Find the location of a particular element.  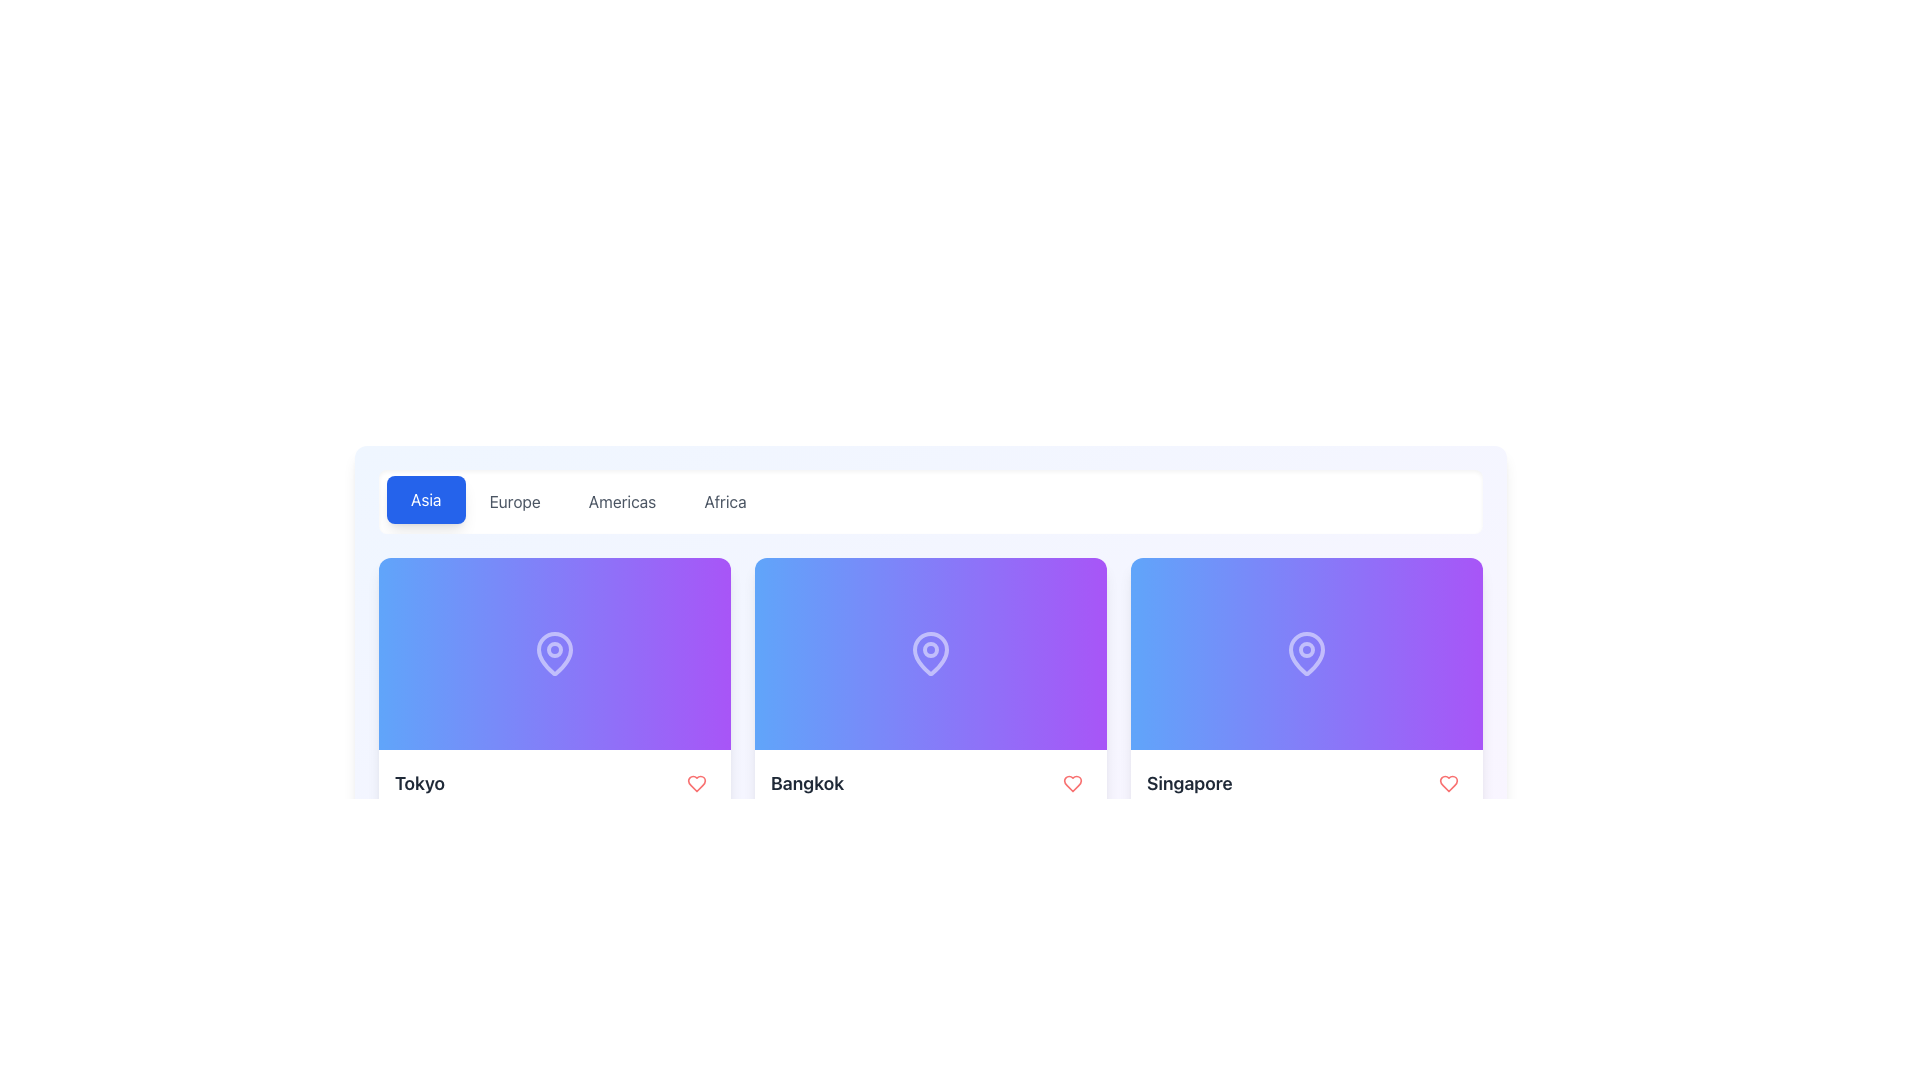

the map pin icon located in the 'Bangkok' card, which features a pointed bottom and an inner circular form, styled in a light color against a gradient background of blue and purple is located at coordinates (930, 652).